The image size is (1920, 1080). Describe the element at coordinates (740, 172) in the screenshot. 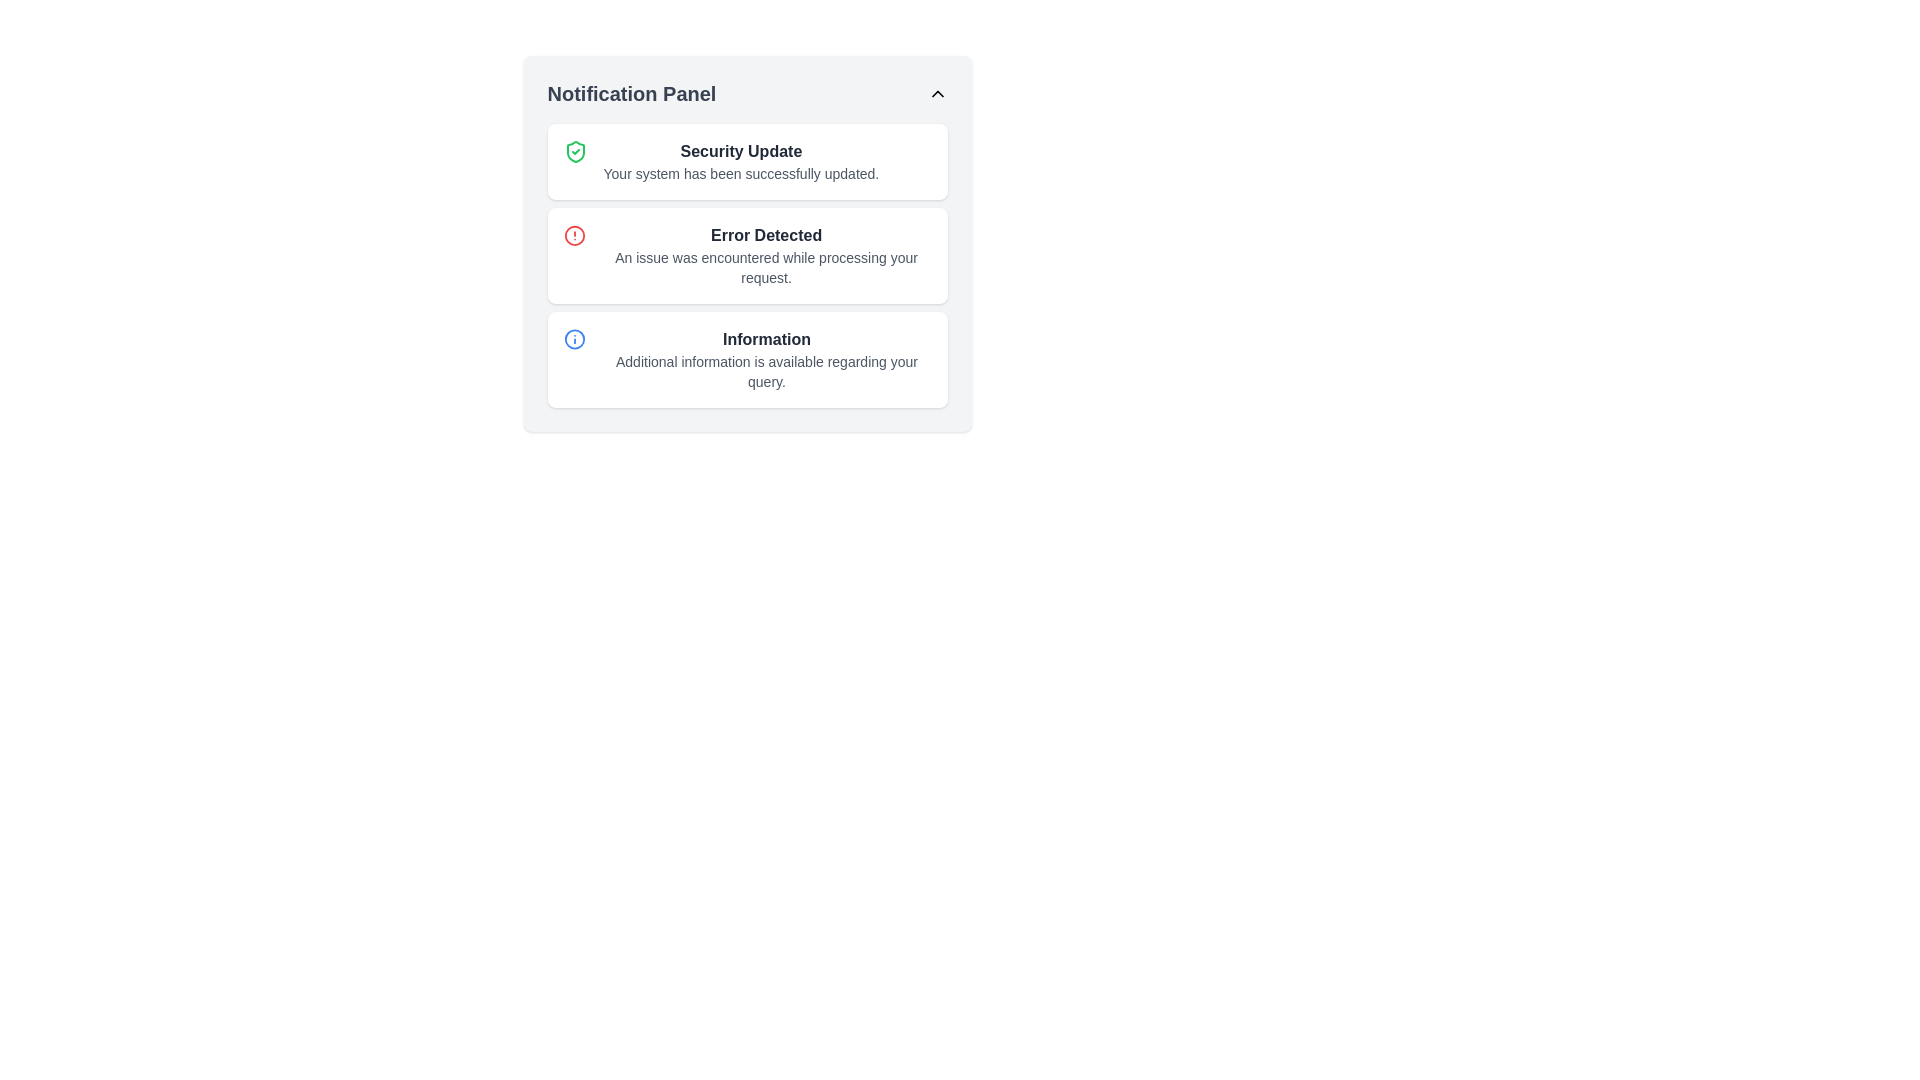

I see `the confirmation message Text Label indicating that the system update has been completed successfully, located below the 'Security Update' header in the notification card` at that location.